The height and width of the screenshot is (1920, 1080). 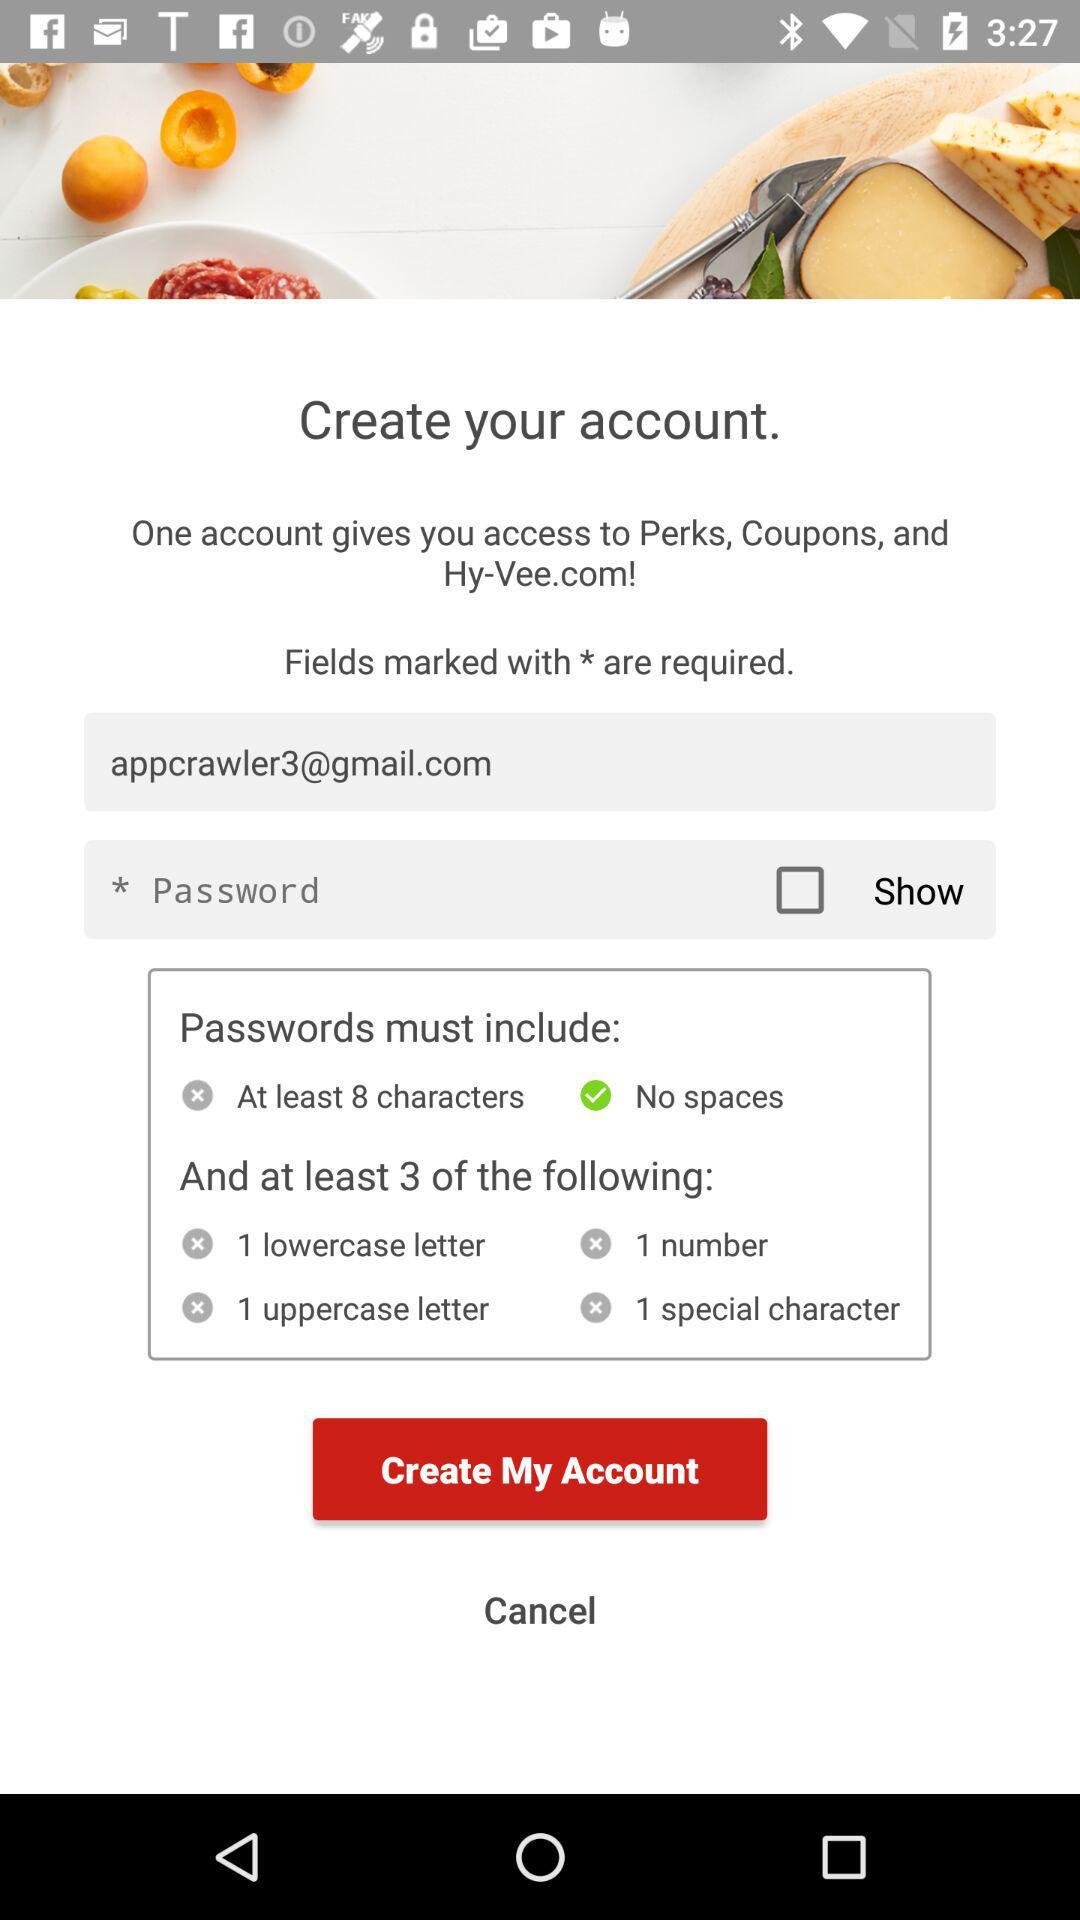 I want to click on password, so click(x=540, y=888).